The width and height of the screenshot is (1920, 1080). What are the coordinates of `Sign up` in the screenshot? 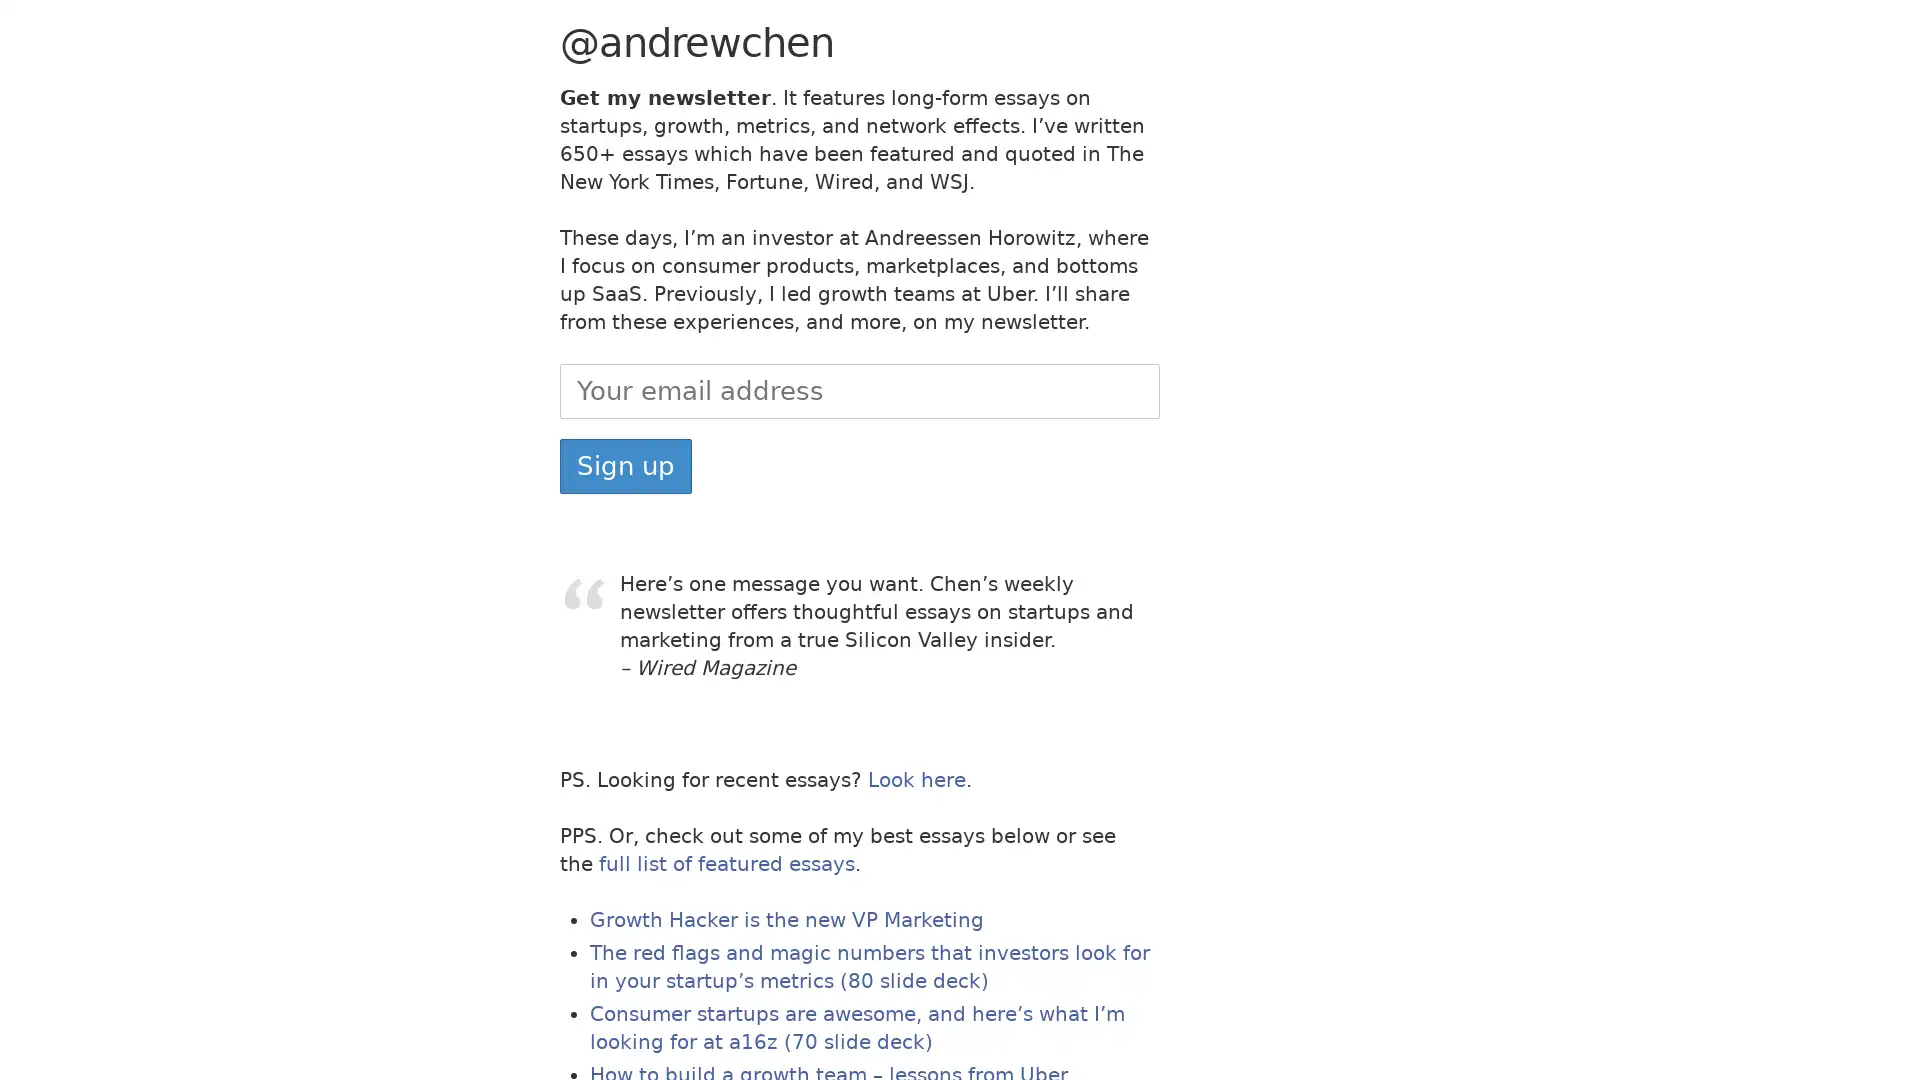 It's located at (624, 466).